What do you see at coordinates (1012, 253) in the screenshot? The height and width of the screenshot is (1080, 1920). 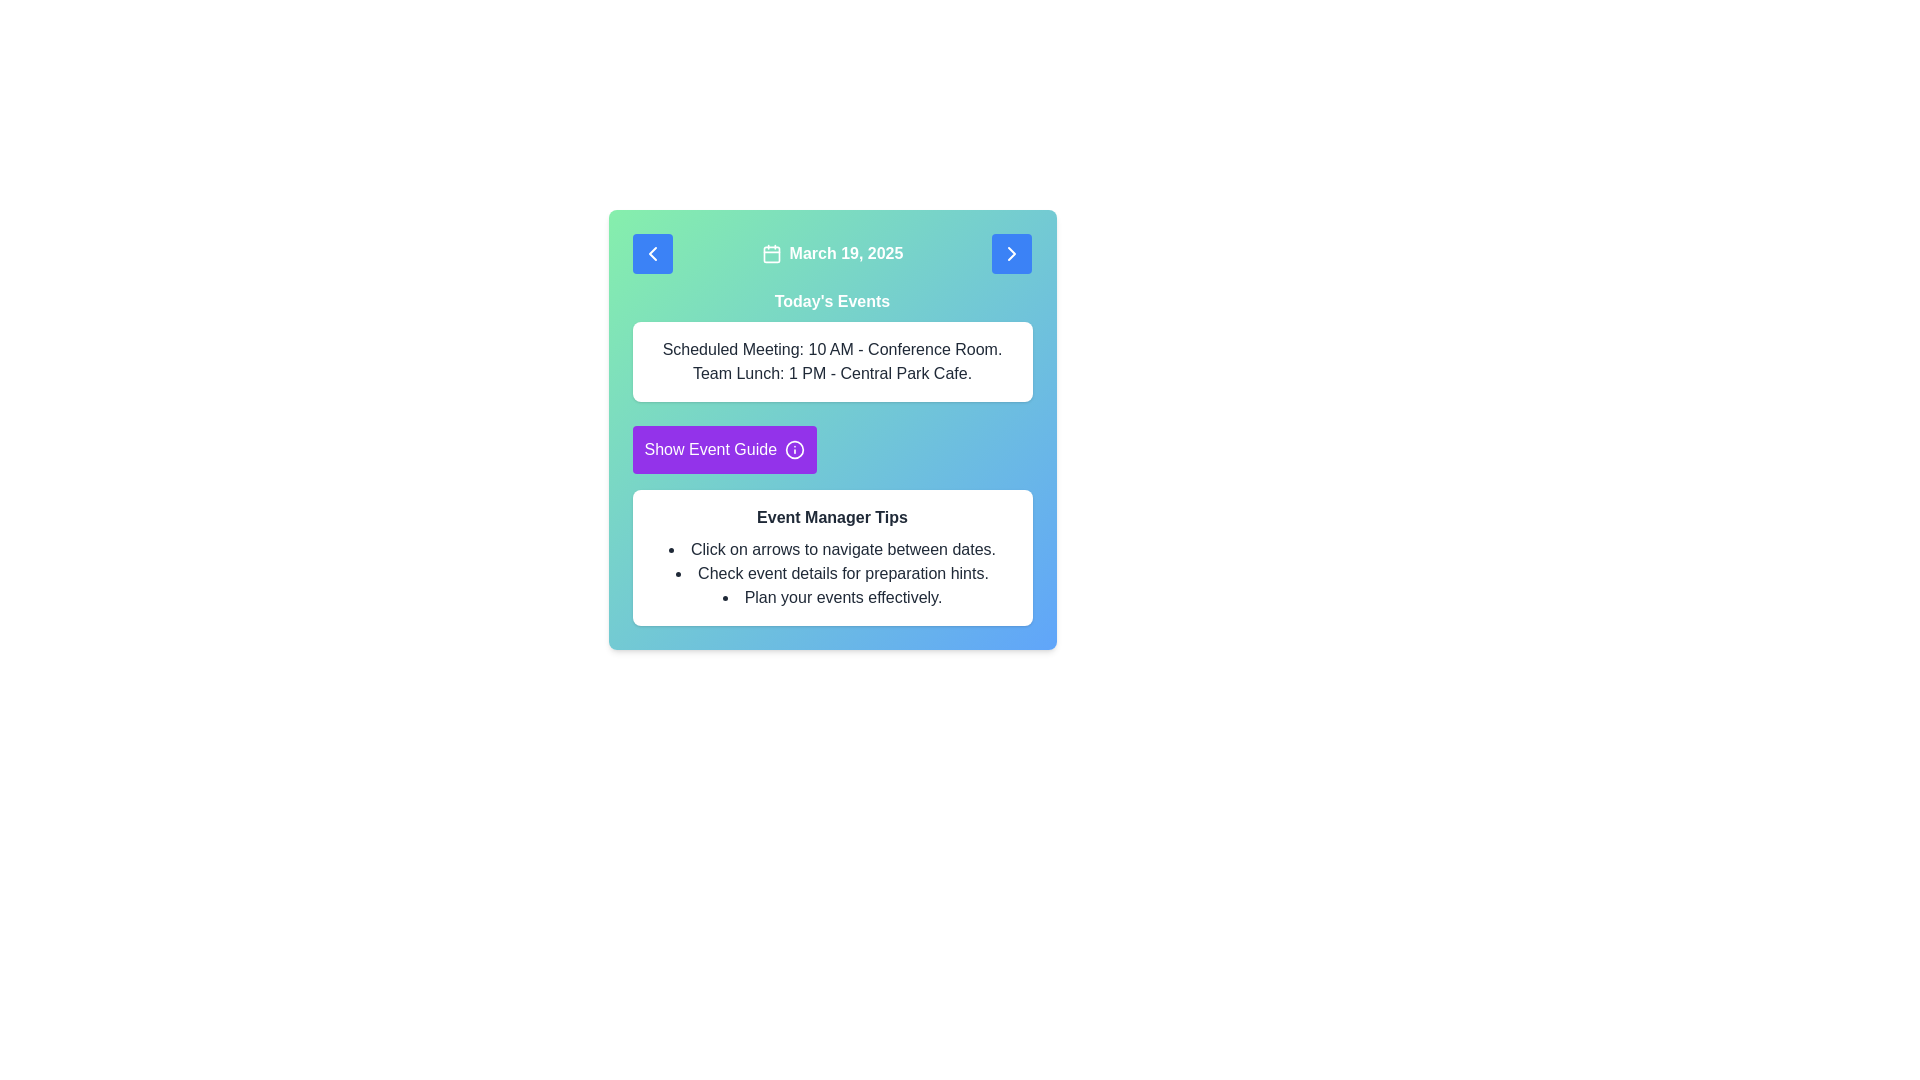 I see `the navigation arrow icon located in the top-right corner of the main panel, which serves to advance to the next item or section` at bounding box center [1012, 253].